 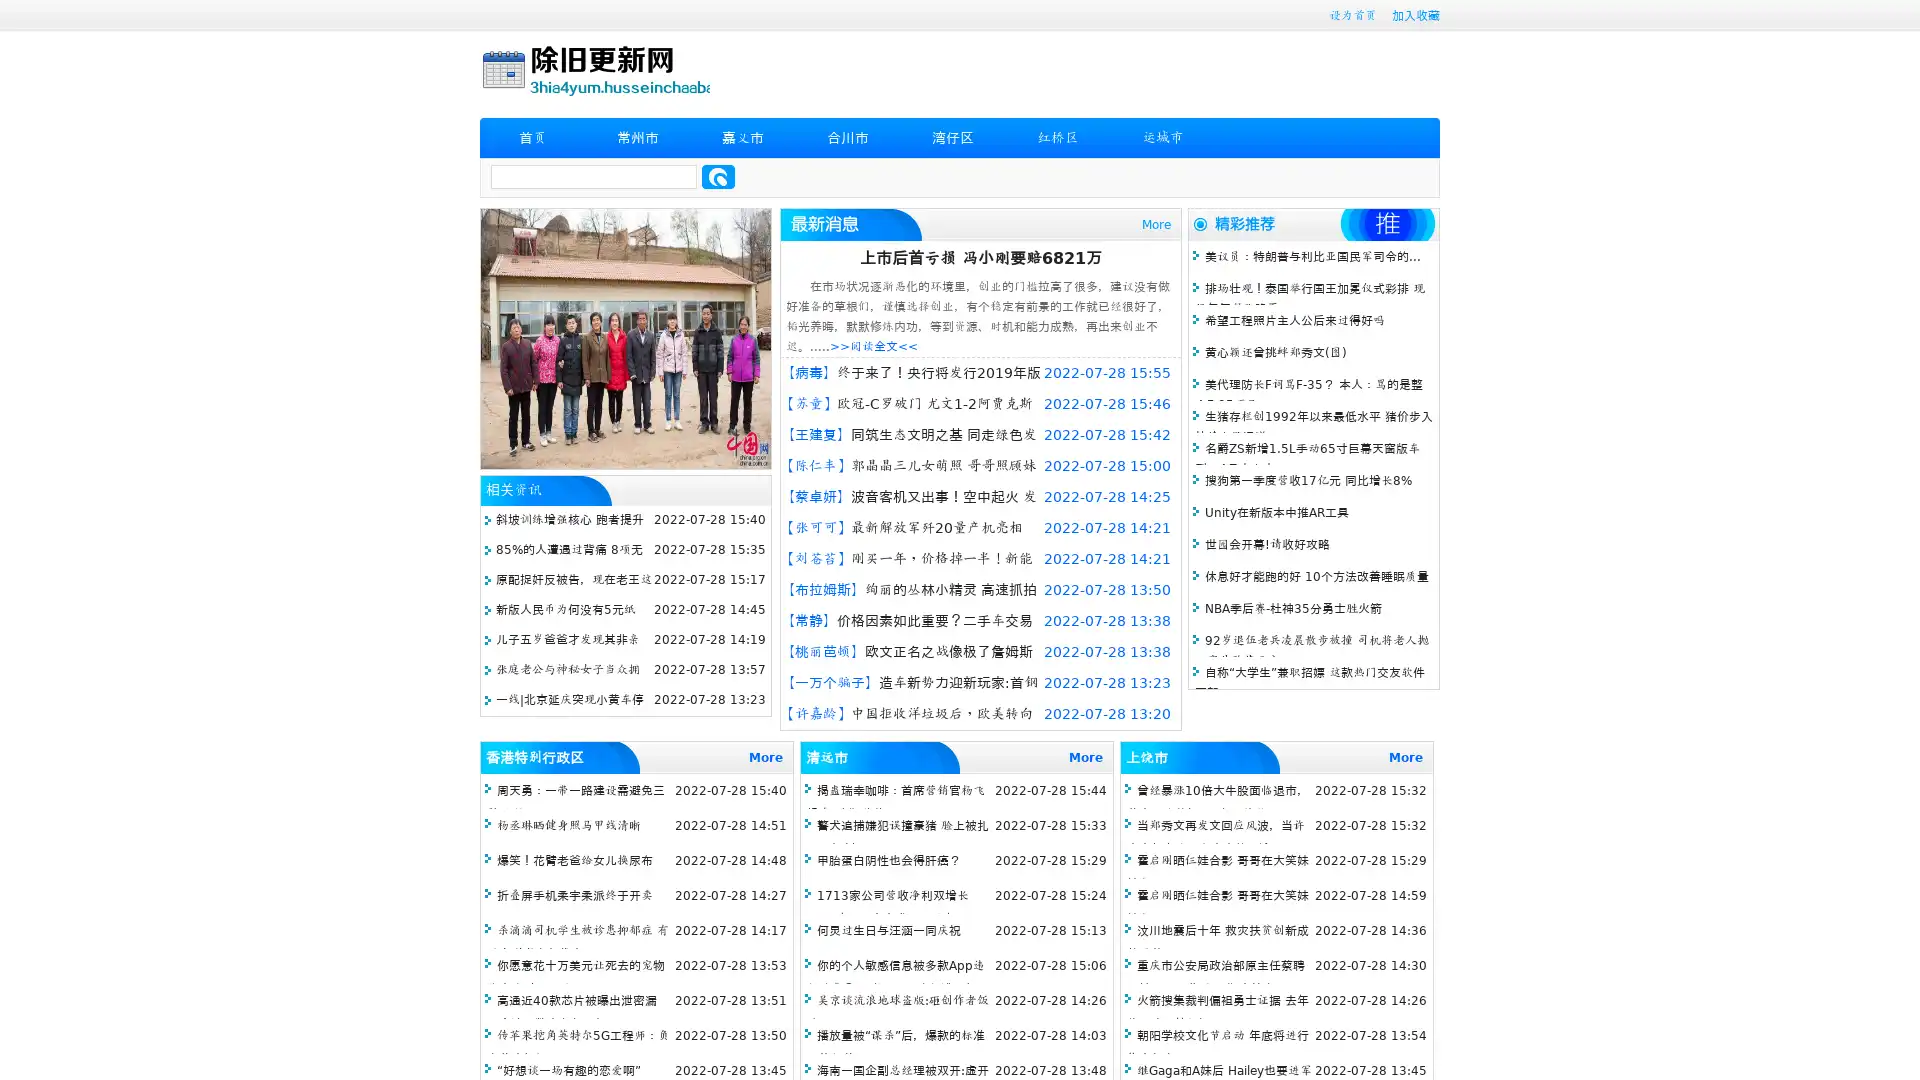 What do you see at coordinates (718, 176) in the screenshot?
I see `Search` at bounding box center [718, 176].